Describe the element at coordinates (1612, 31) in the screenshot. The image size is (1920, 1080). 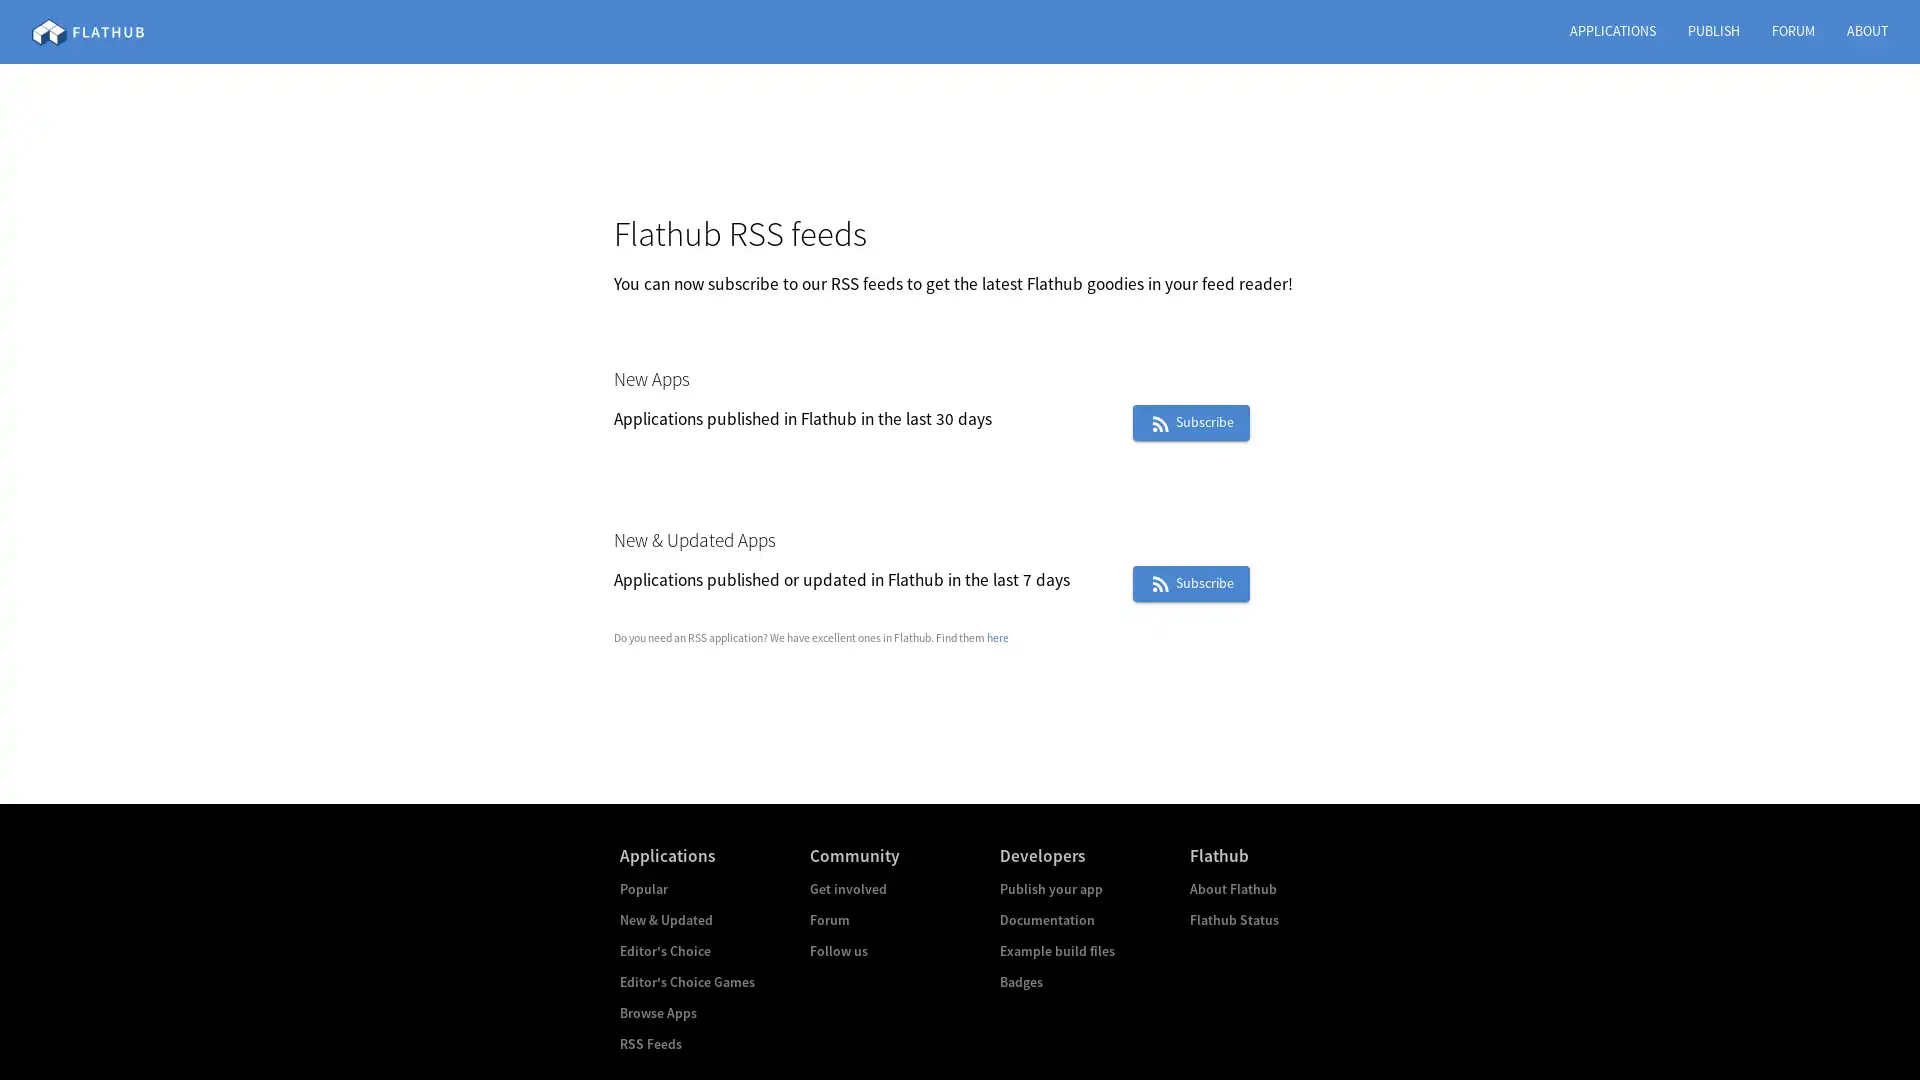
I see `APPLICATIONS` at that location.